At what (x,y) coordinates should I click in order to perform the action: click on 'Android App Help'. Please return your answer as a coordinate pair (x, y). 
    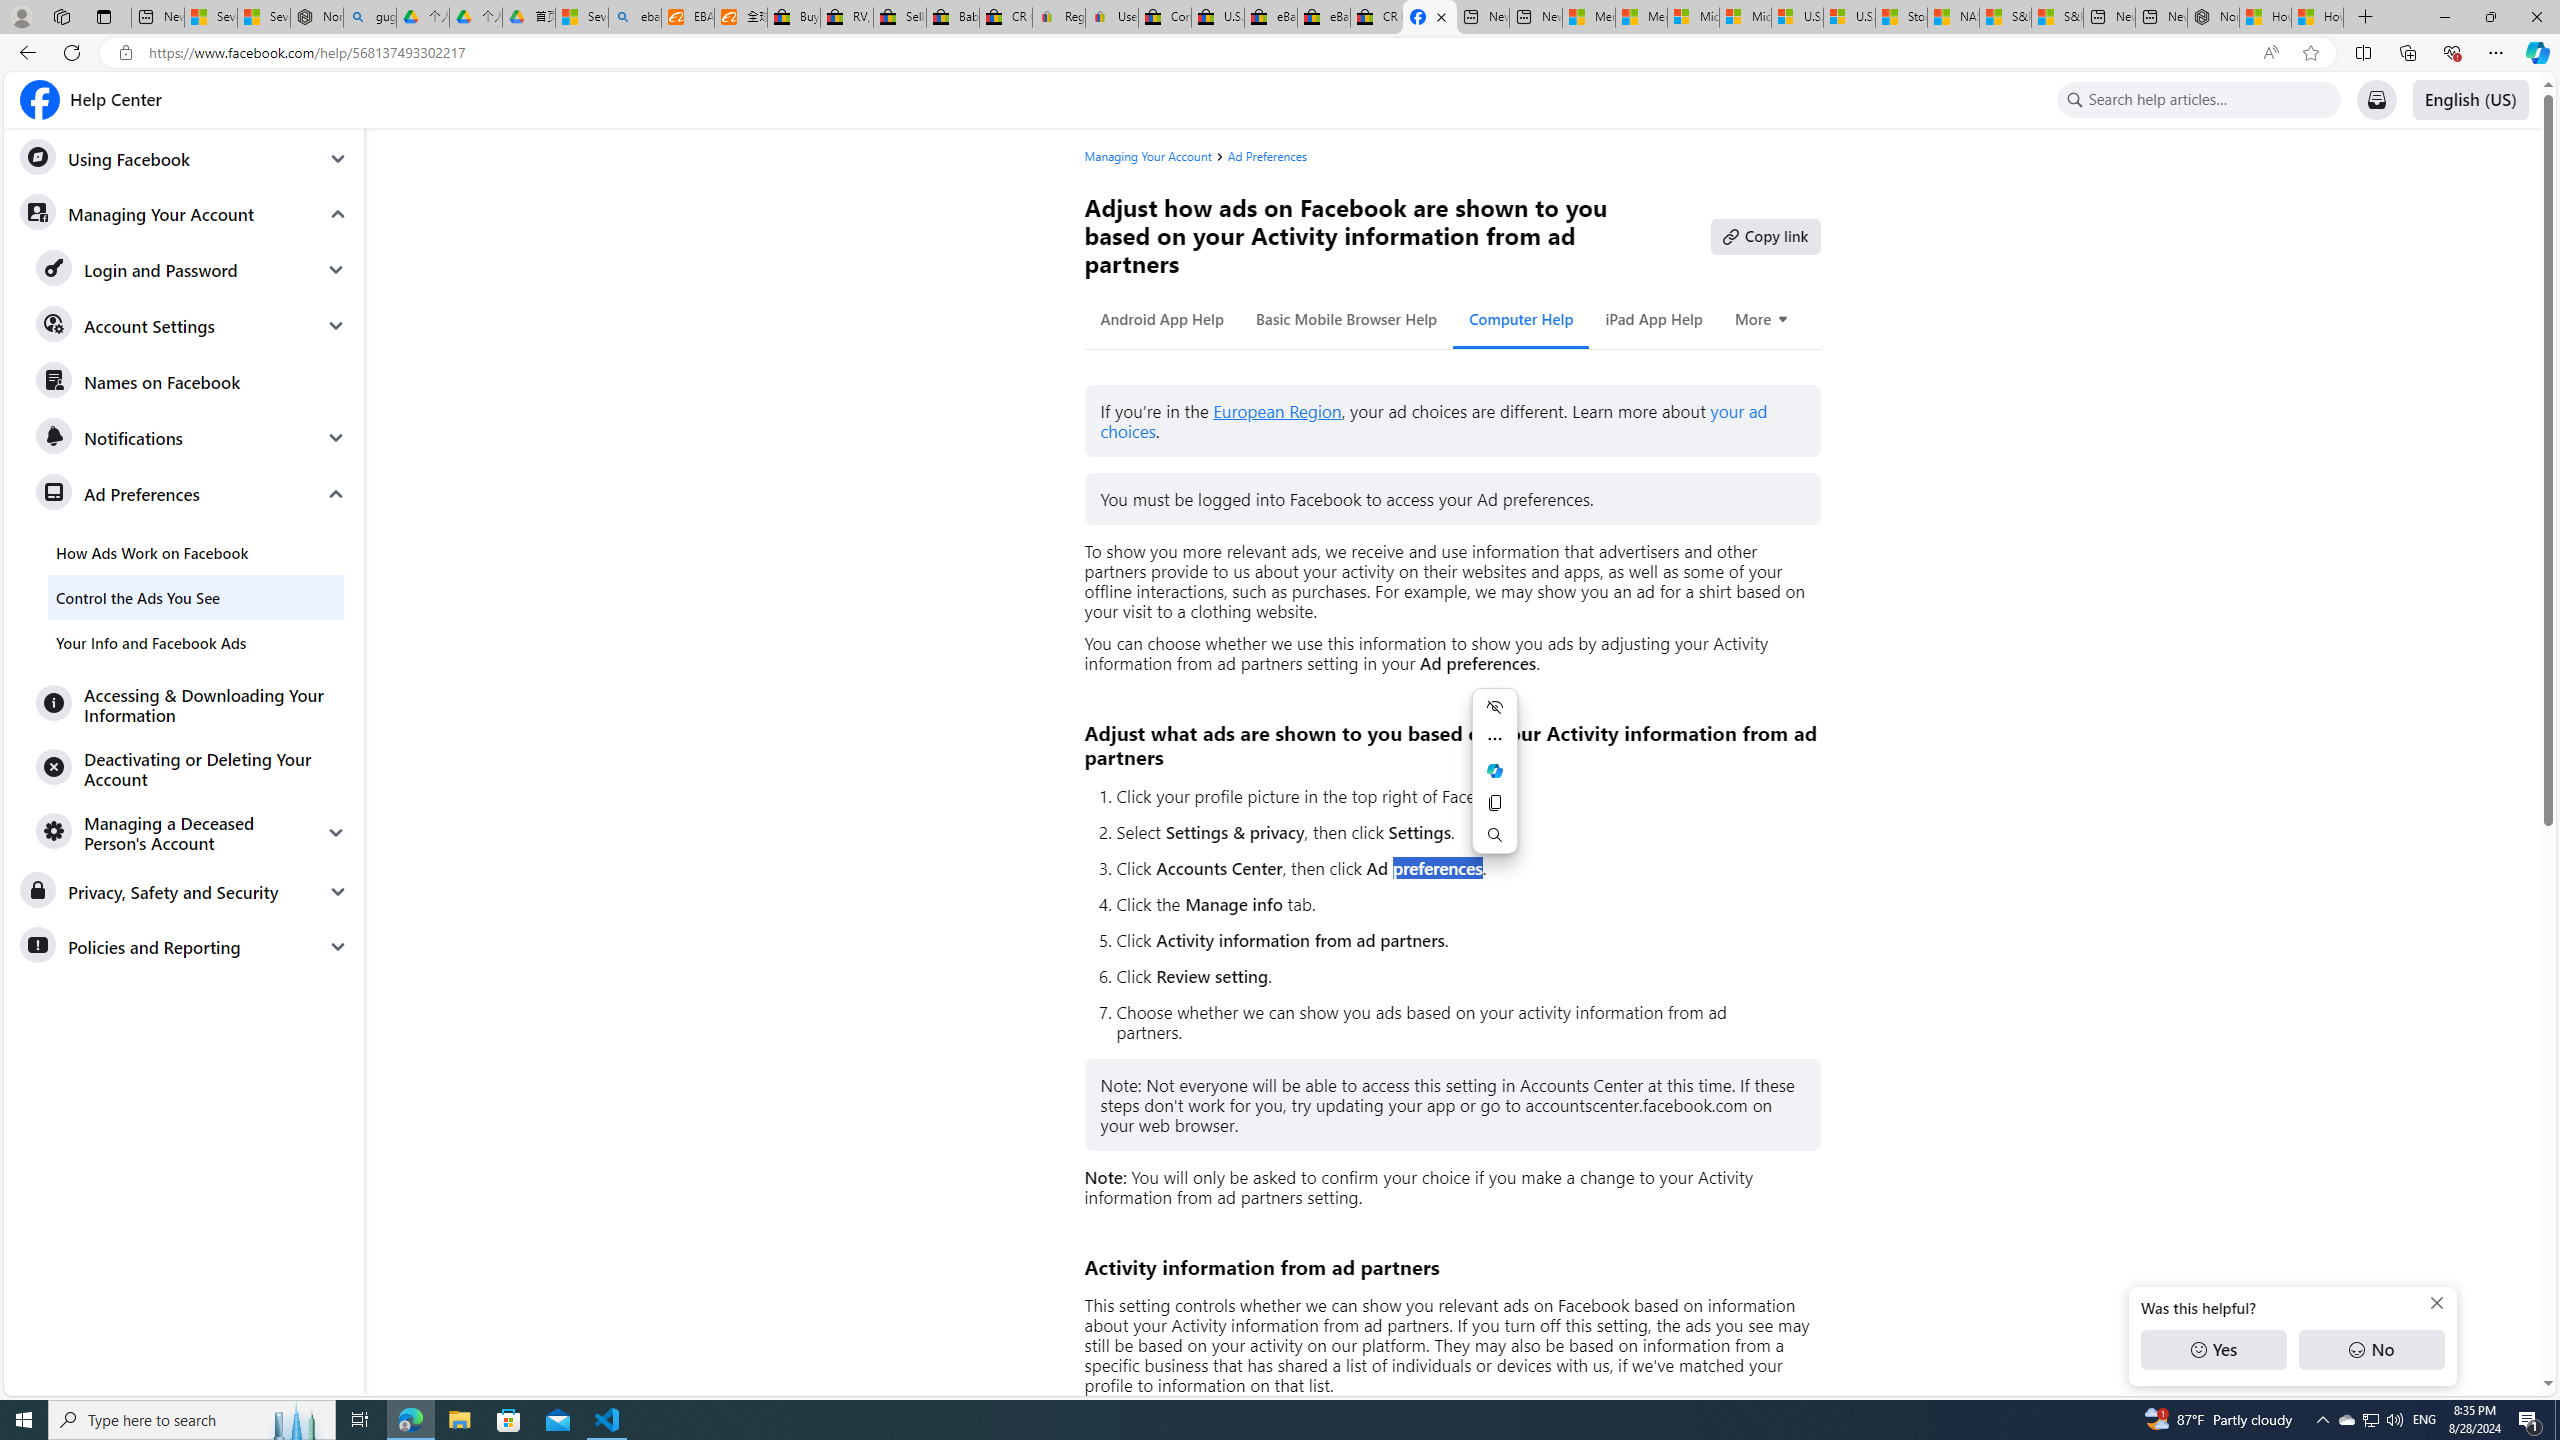
    Looking at the image, I should click on (1161, 318).